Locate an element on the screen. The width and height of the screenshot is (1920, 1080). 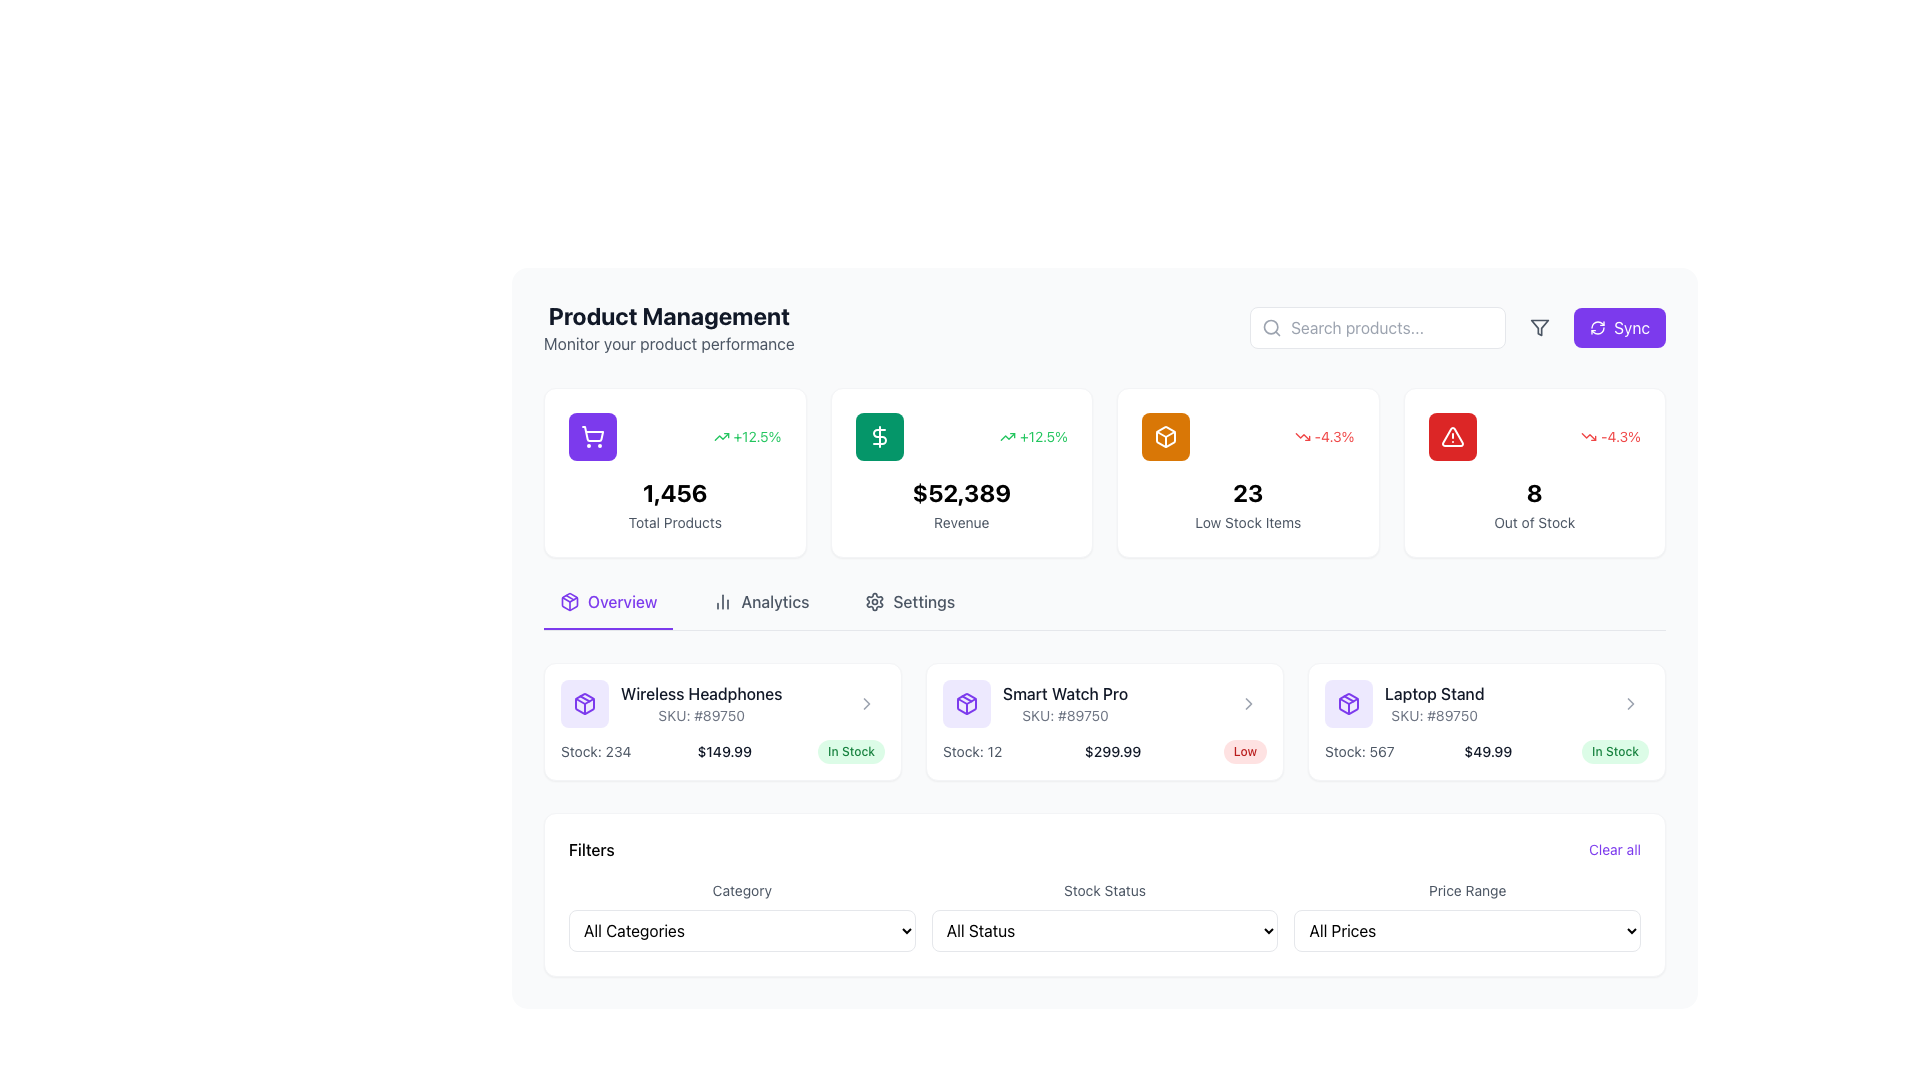
the dropdown menu located in the Filters section is located at coordinates (1103, 930).